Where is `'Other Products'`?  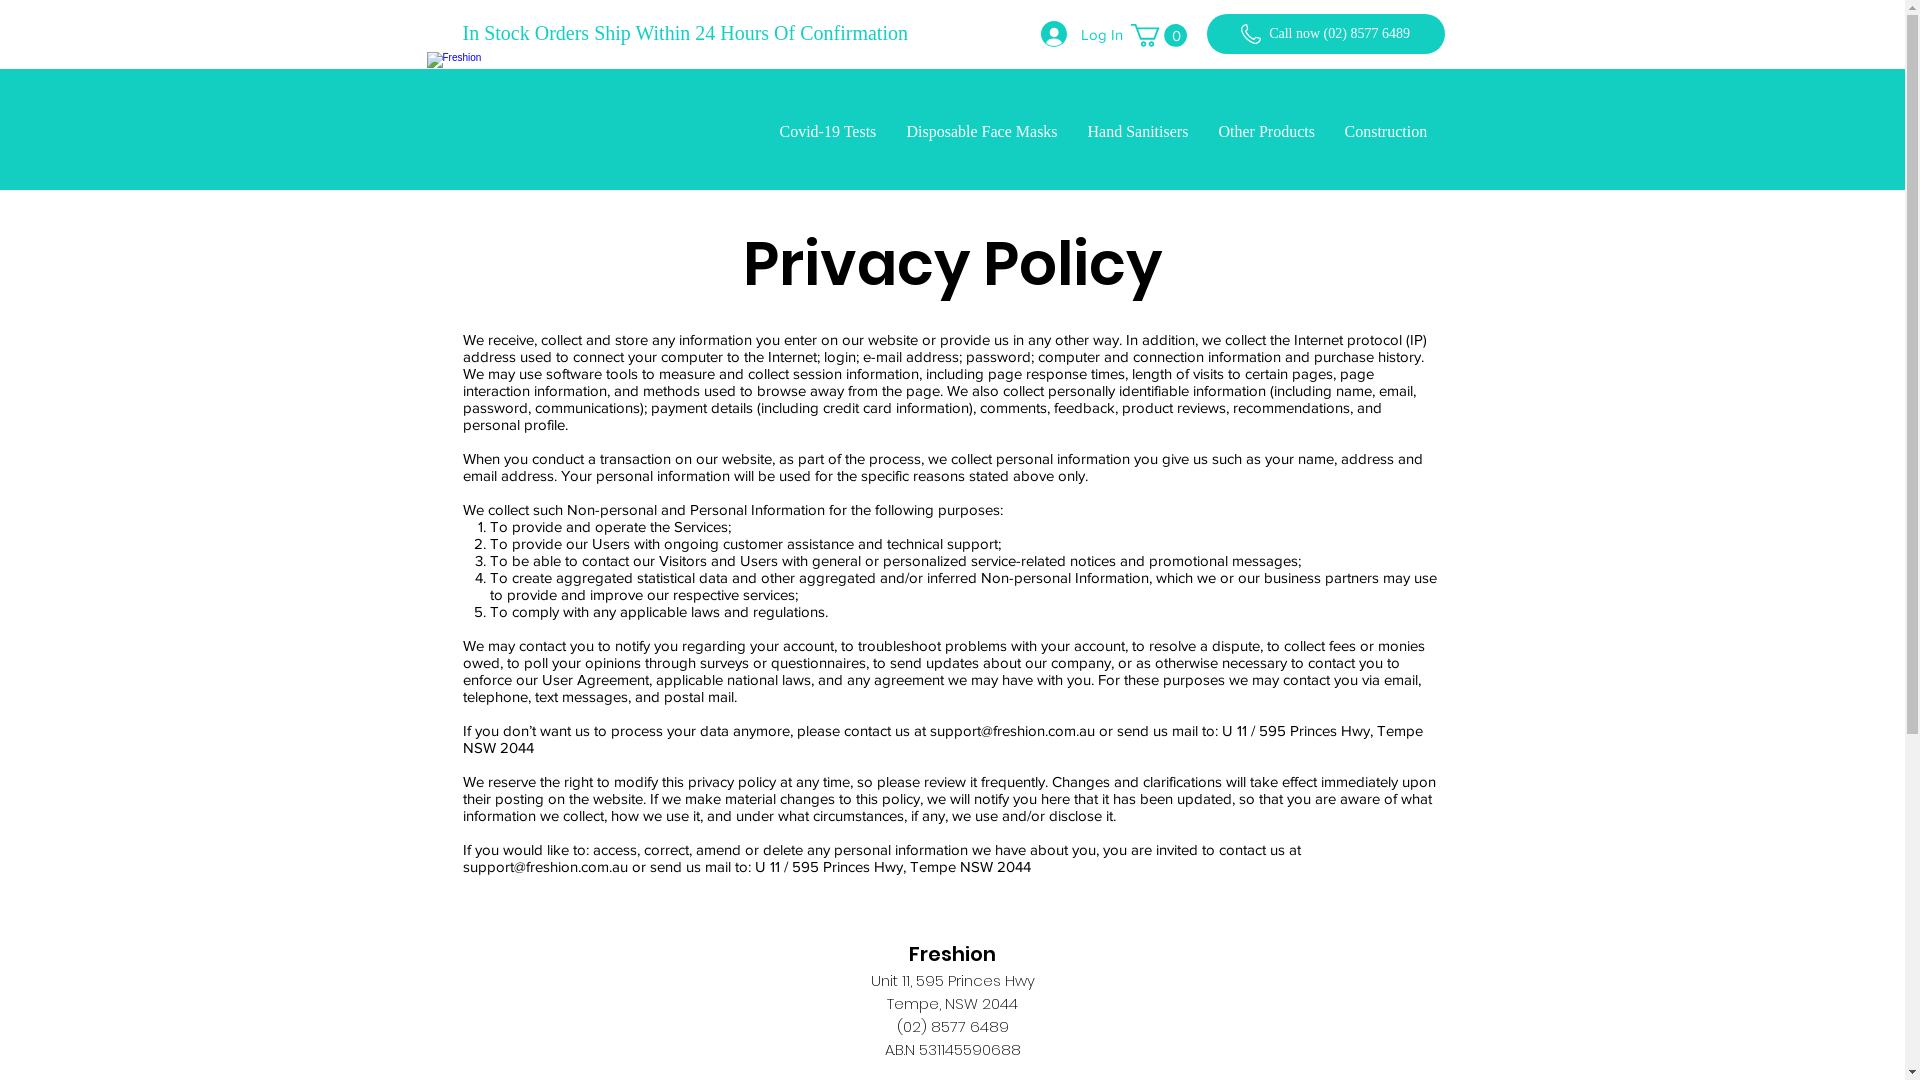 'Other Products' is located at coordinates (1203, 131).